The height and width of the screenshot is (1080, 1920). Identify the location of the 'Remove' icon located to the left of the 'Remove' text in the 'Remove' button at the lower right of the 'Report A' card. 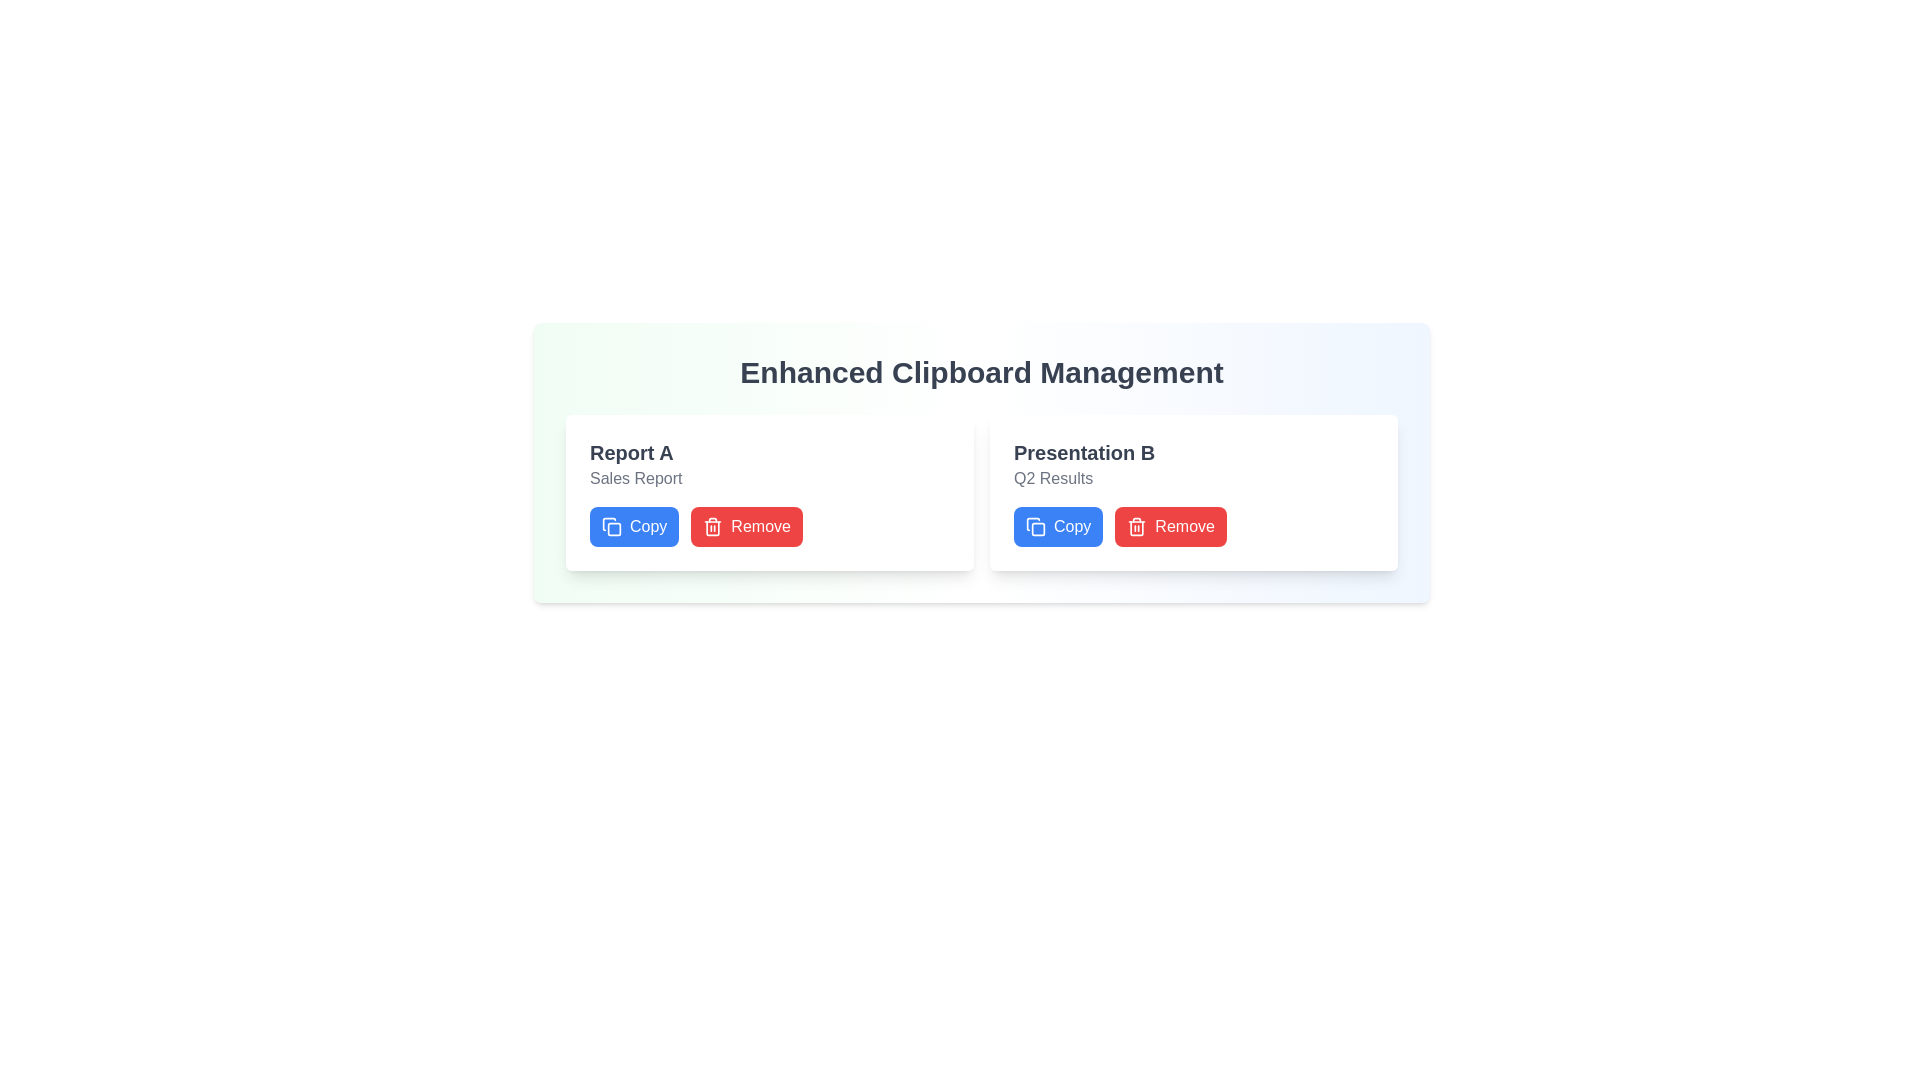
(713, 526).